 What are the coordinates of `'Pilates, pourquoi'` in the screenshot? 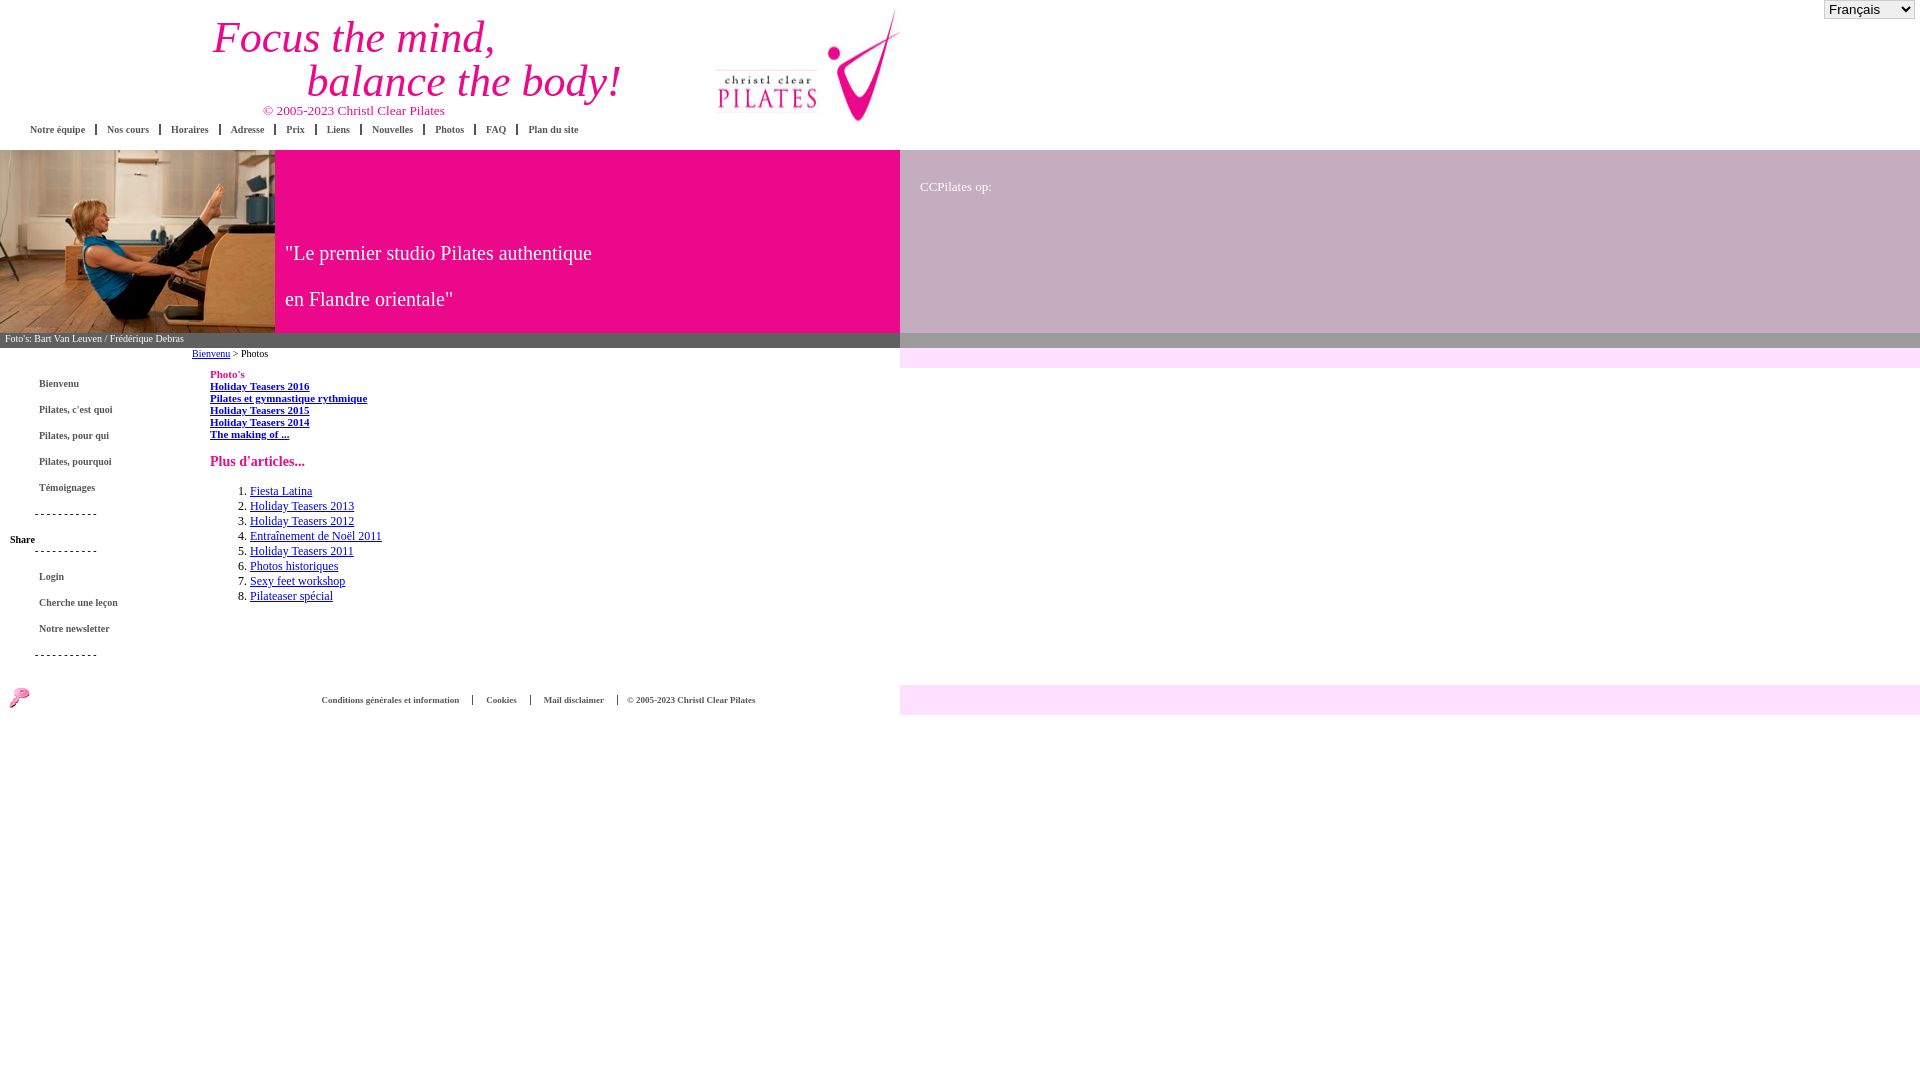 It's located at (75, 461).